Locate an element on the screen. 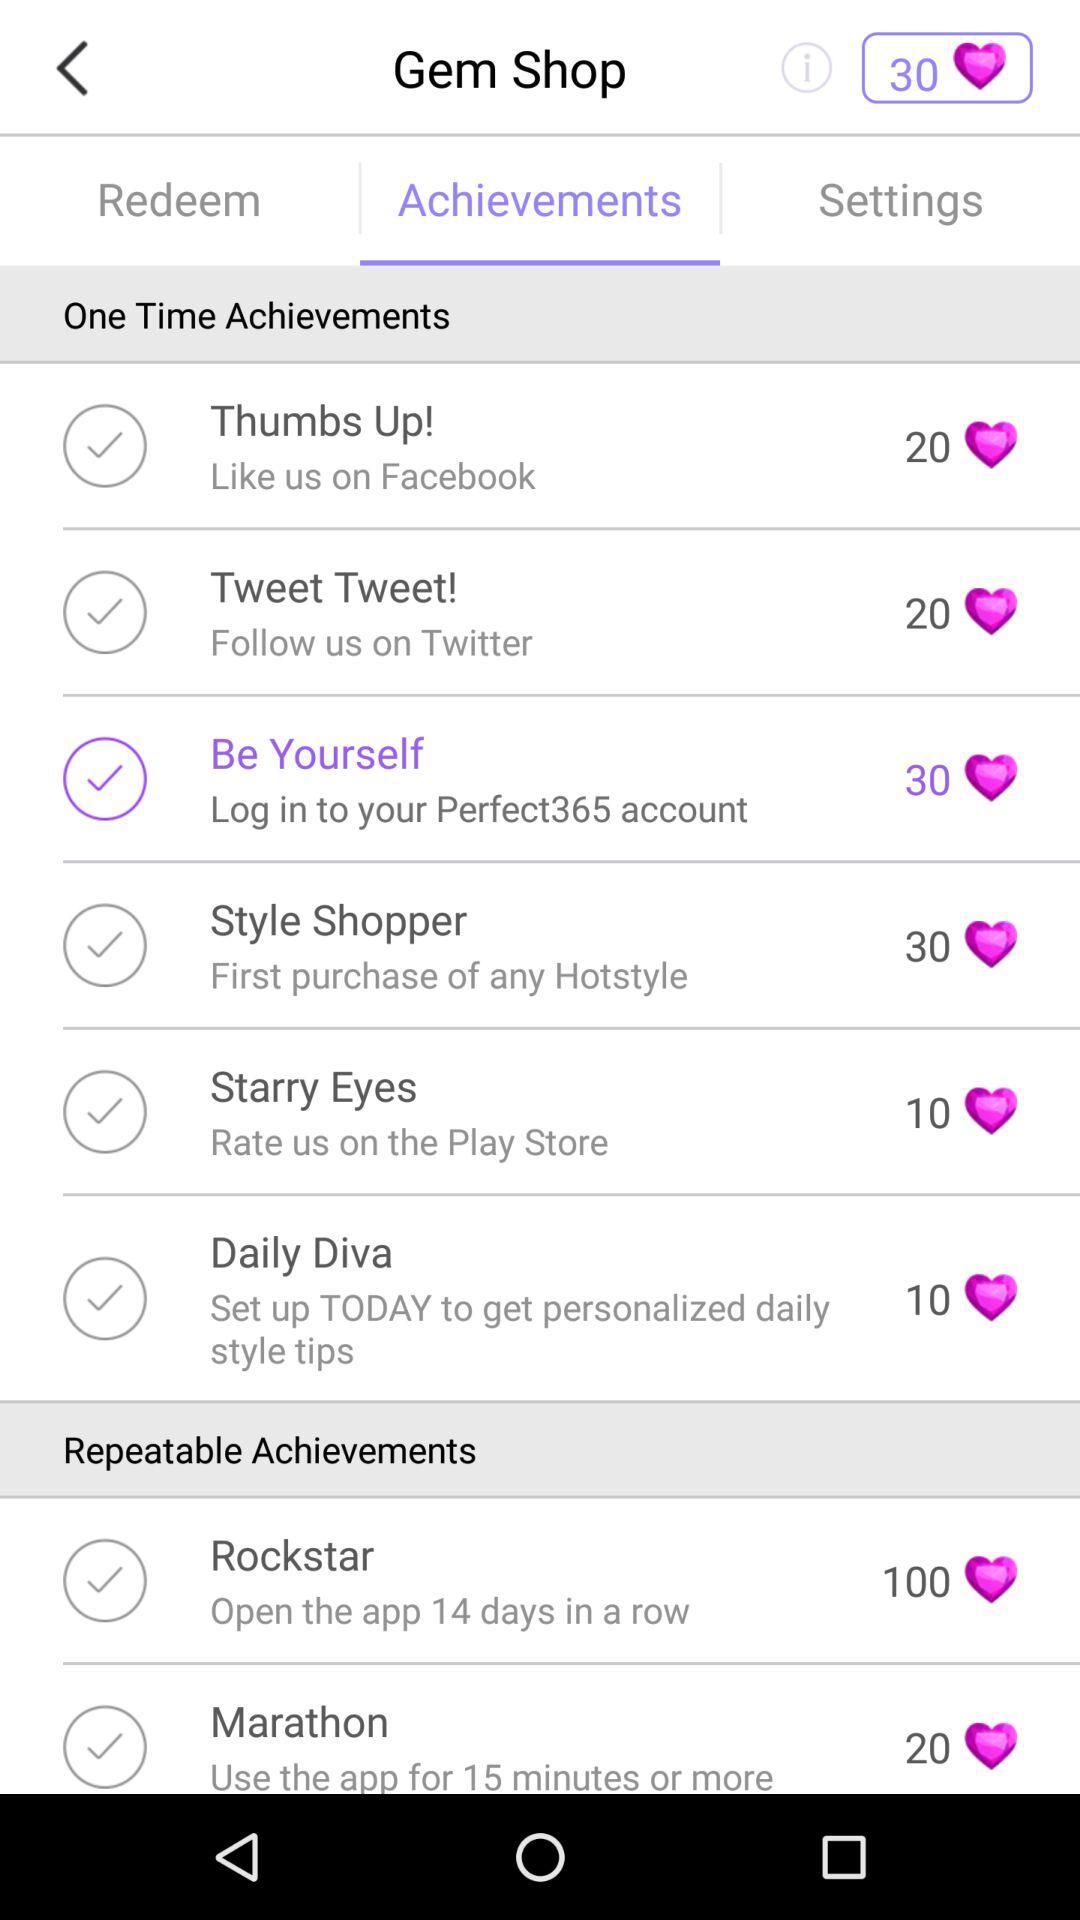  the arrow_backward icon is located at coordinates (77, 72).